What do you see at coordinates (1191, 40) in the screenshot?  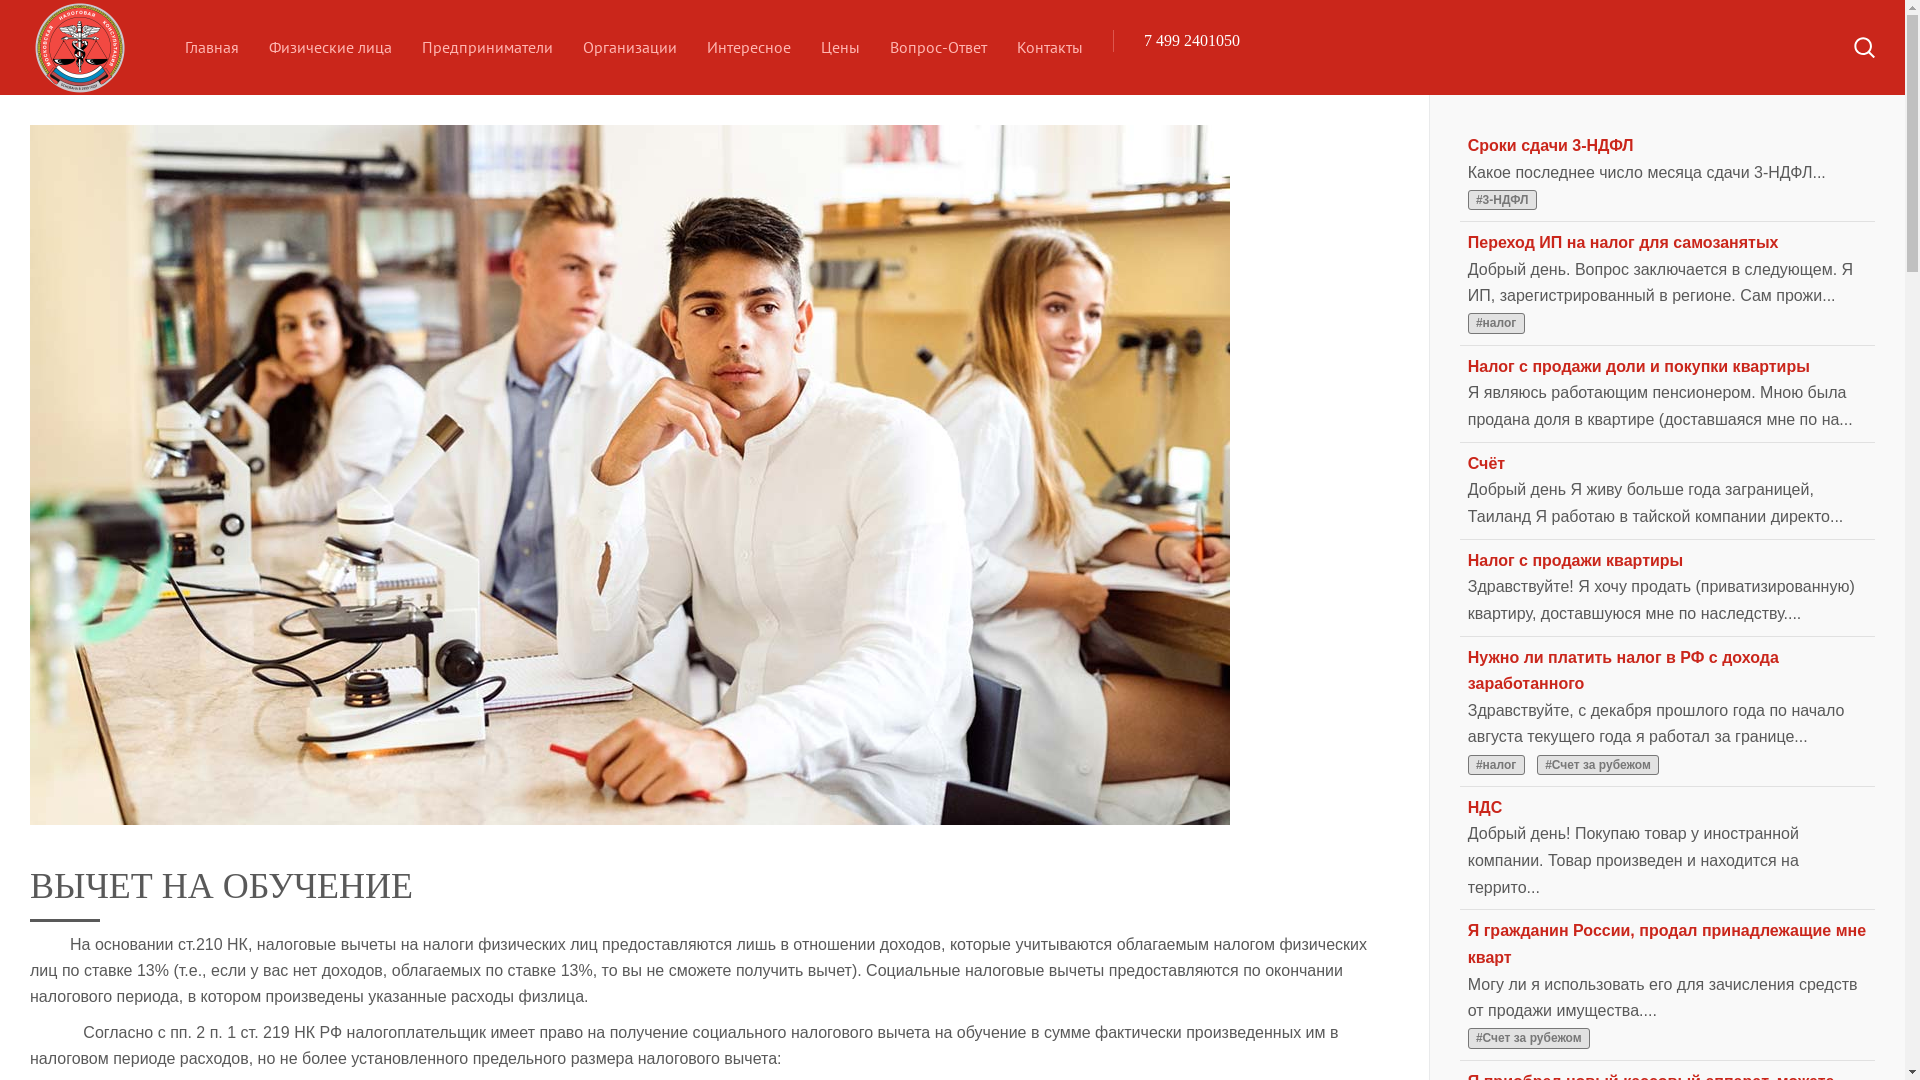 I see `'7 499 2401050'` at bounding box center [1191, 40].